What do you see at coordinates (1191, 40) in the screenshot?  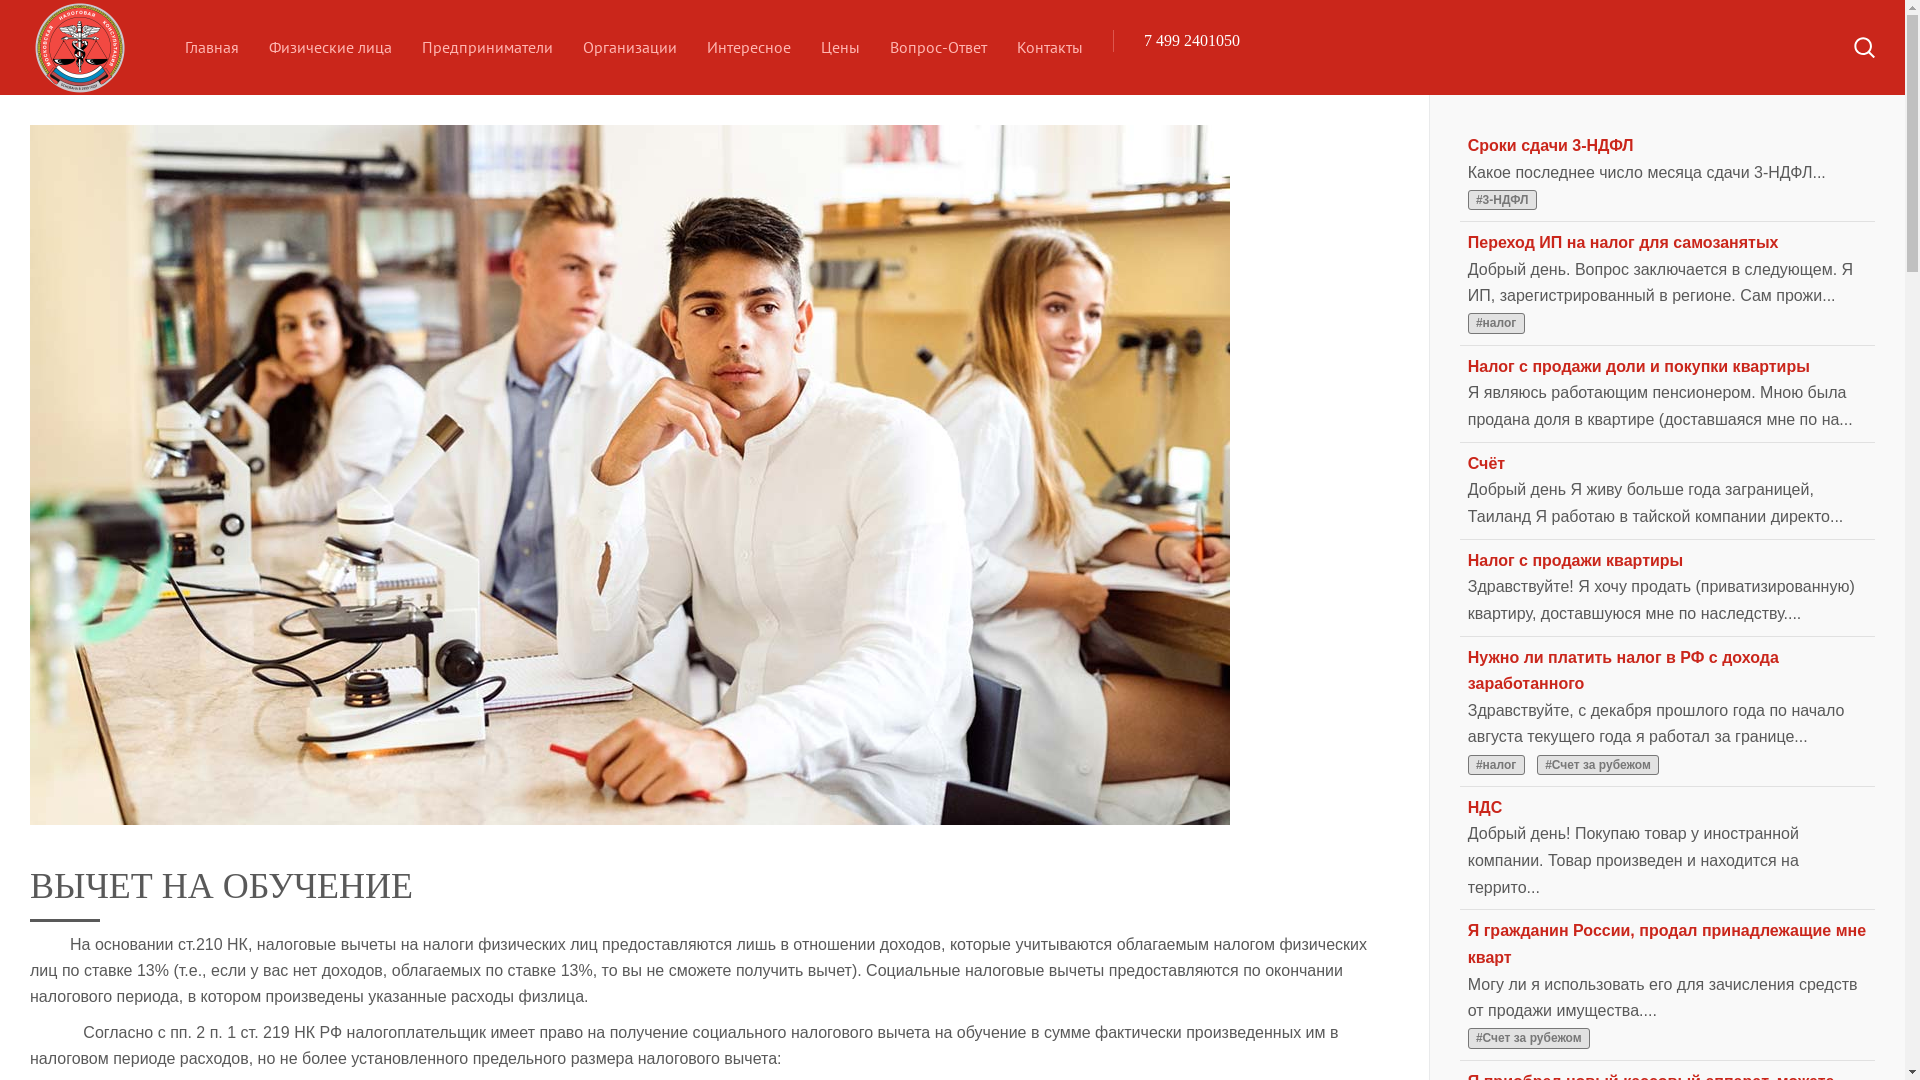 I see `'7 499 2401050'` at bounding box center [1191, 40].